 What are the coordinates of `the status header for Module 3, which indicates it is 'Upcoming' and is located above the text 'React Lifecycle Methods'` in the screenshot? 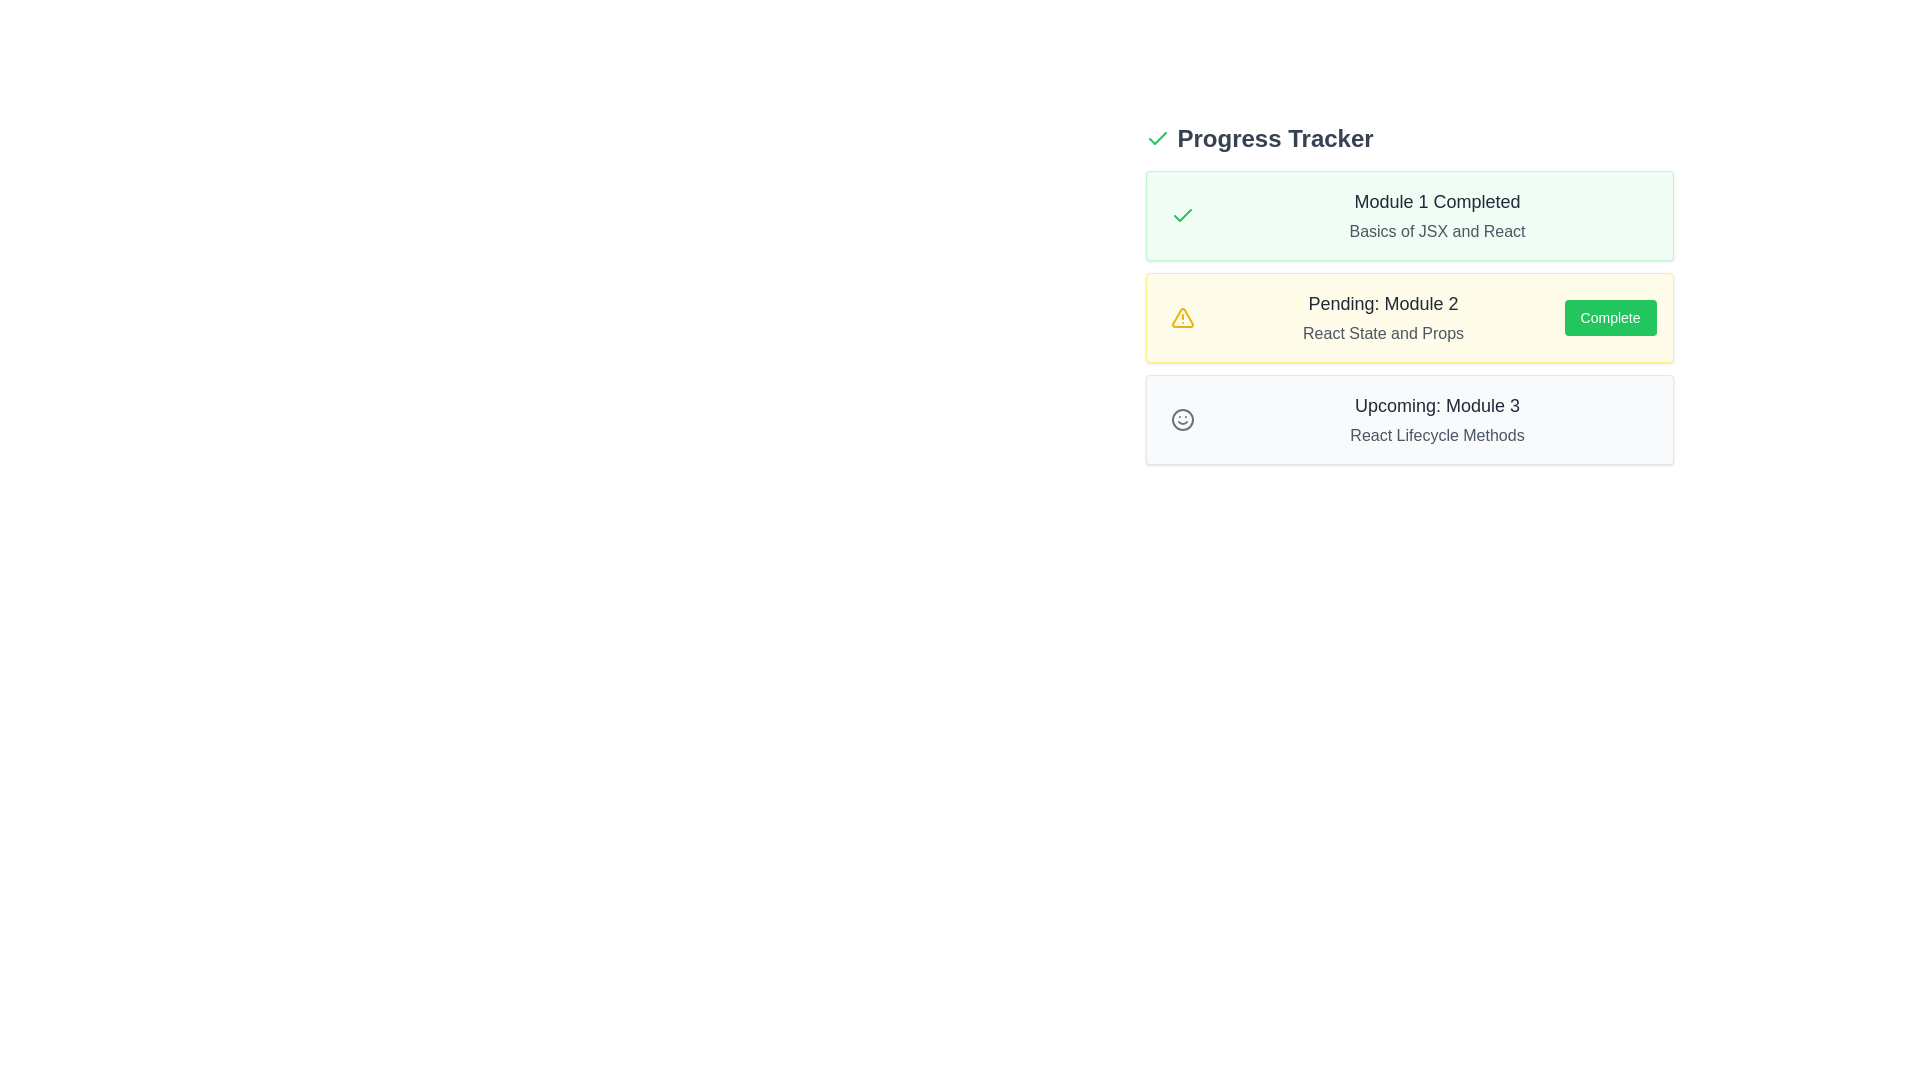 It's located at (1436, 405).